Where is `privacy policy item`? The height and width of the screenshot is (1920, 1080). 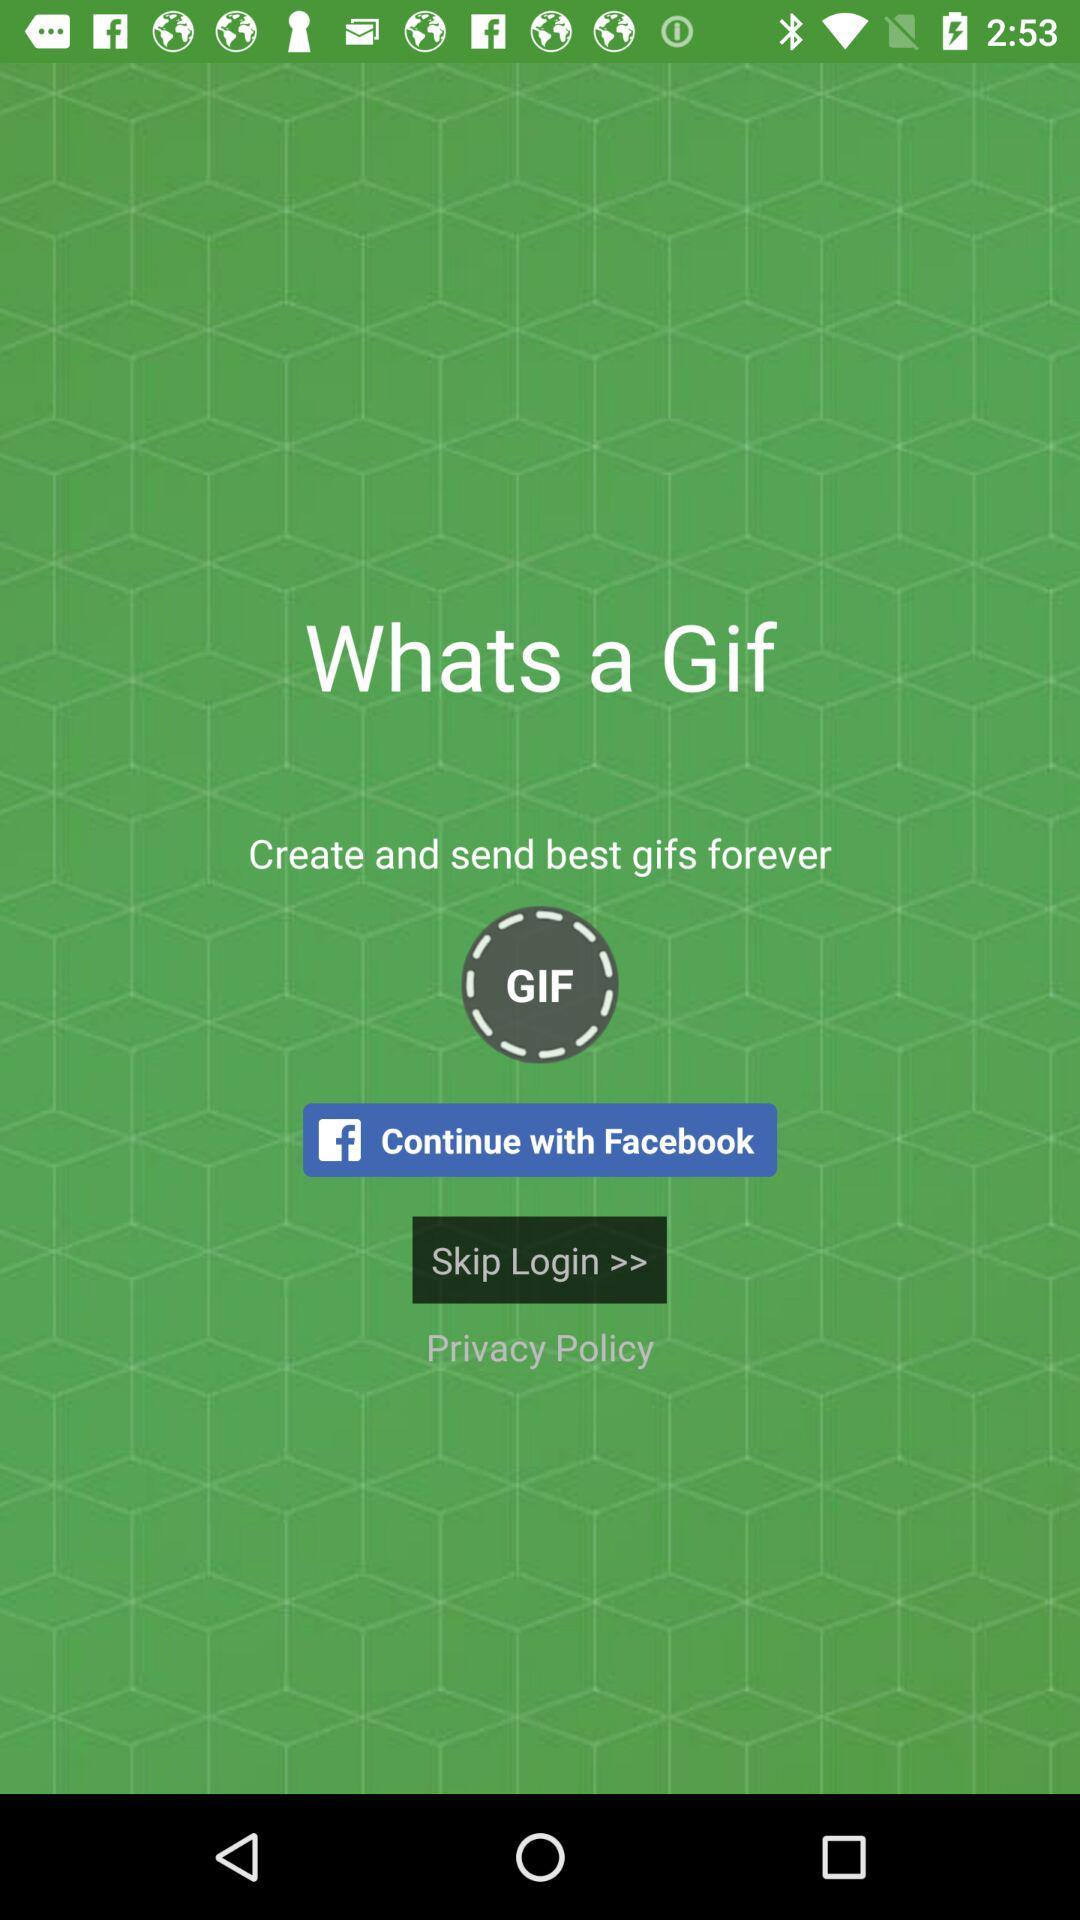
privacy policy item is located at coordinates (540, 1347).